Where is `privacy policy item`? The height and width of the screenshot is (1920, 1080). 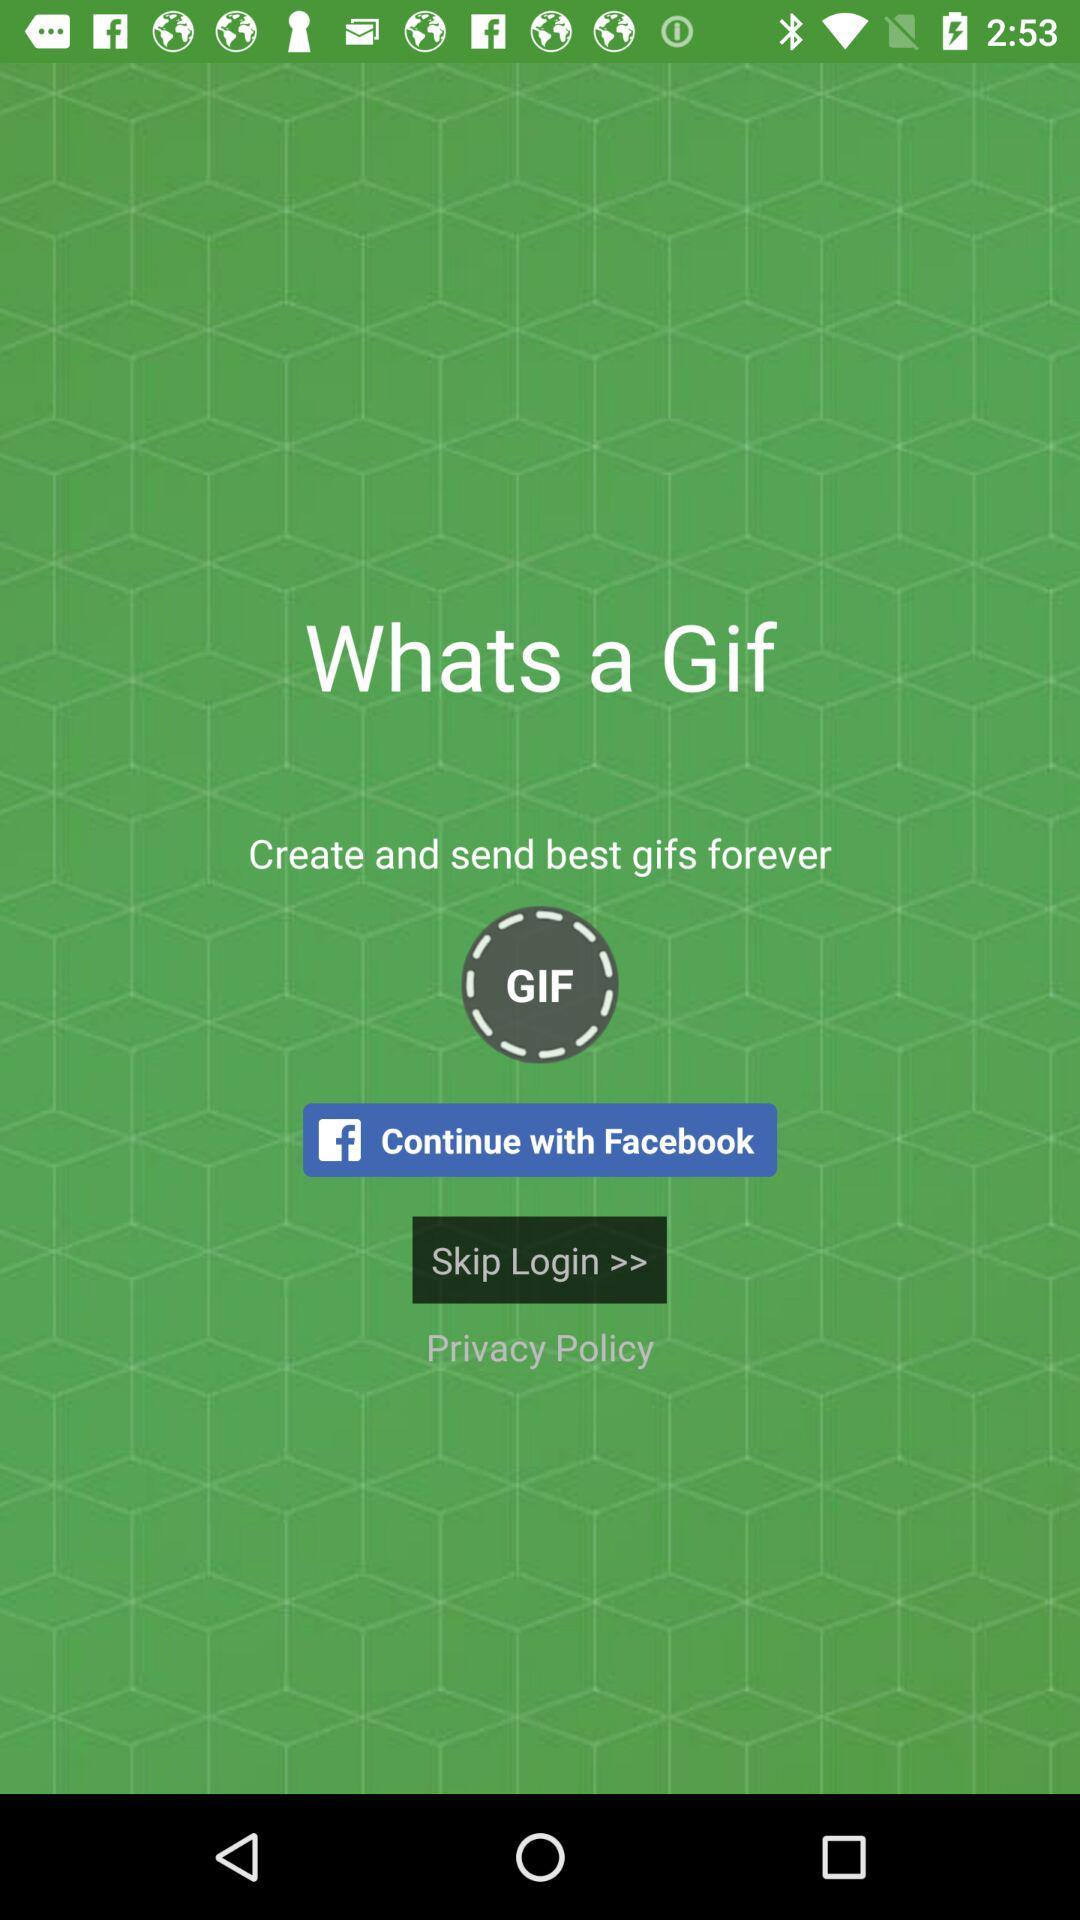
privacy policy item is located at coordinates (540, 1347).